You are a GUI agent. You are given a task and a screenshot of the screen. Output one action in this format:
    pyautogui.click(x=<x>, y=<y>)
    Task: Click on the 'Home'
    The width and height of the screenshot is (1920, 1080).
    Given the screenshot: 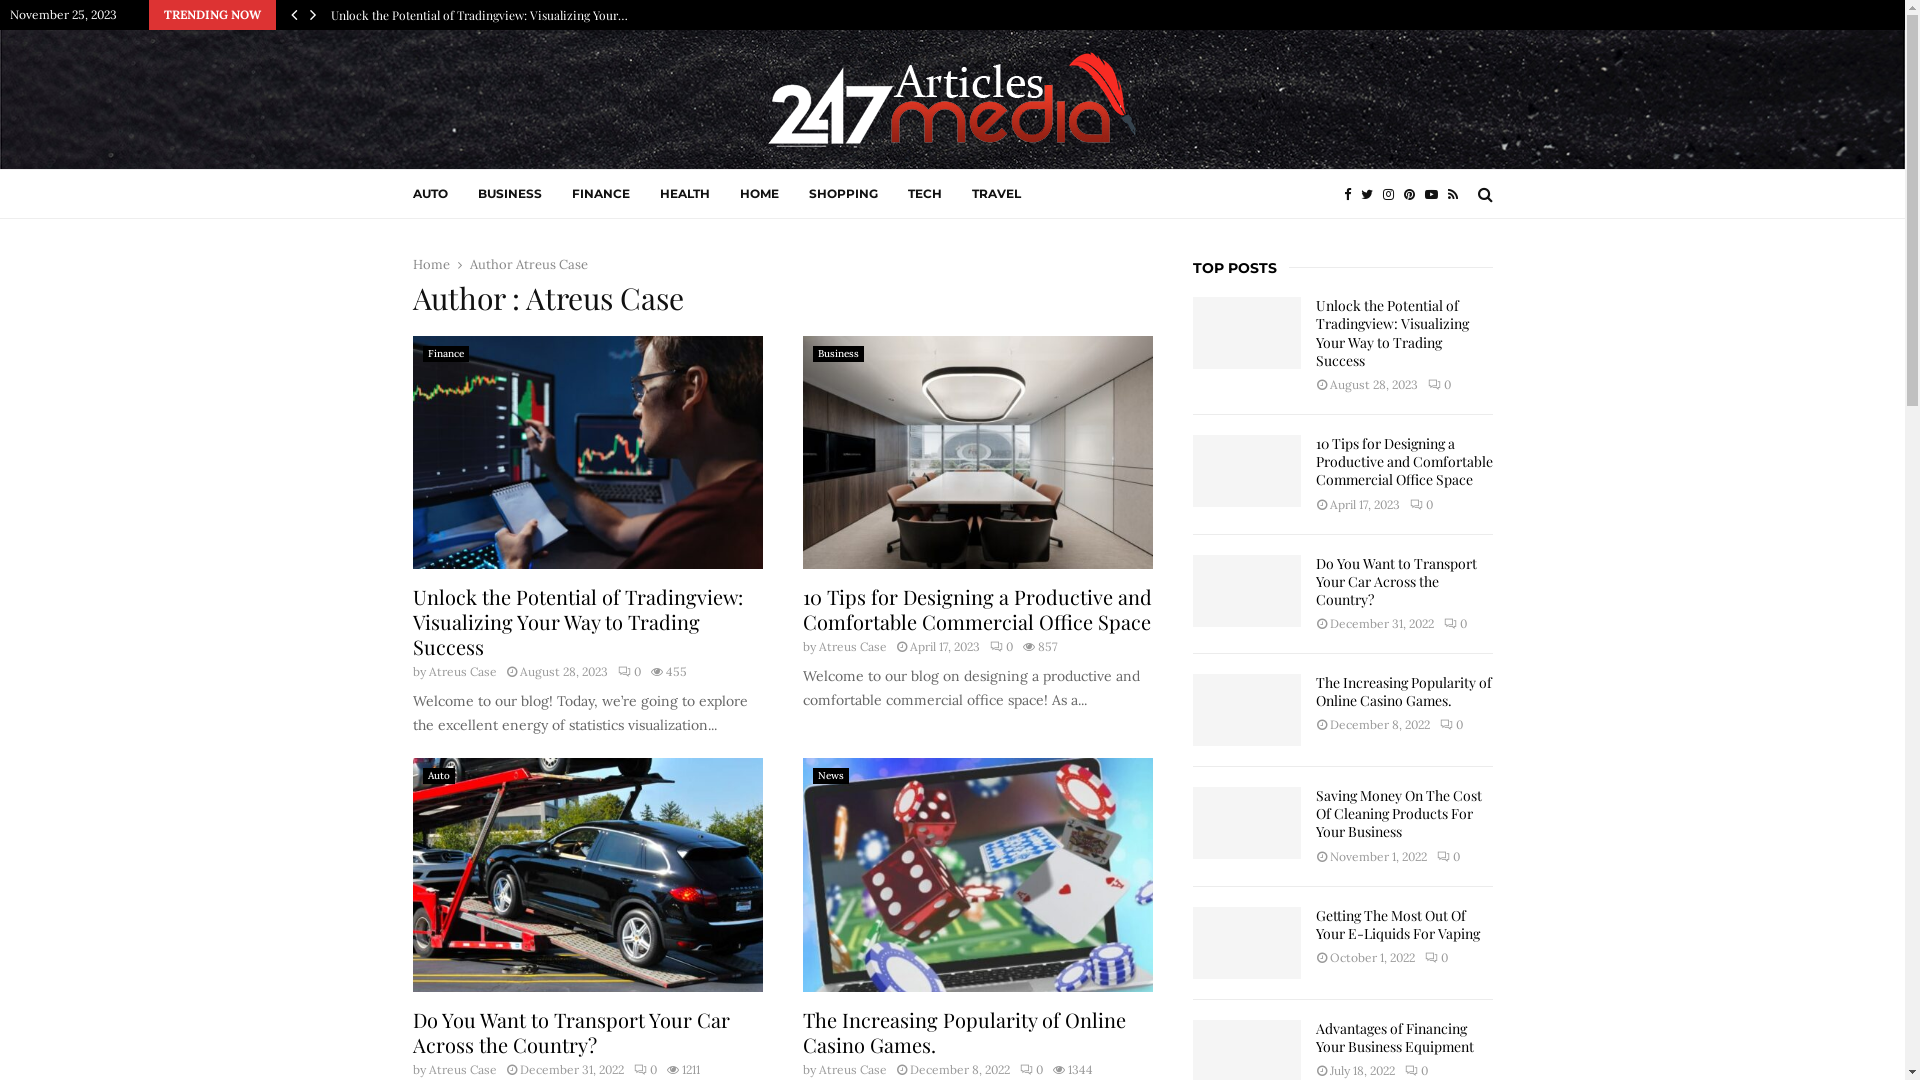 What is the action you would take?
    pyautogui.click(x=429, y=263)
    